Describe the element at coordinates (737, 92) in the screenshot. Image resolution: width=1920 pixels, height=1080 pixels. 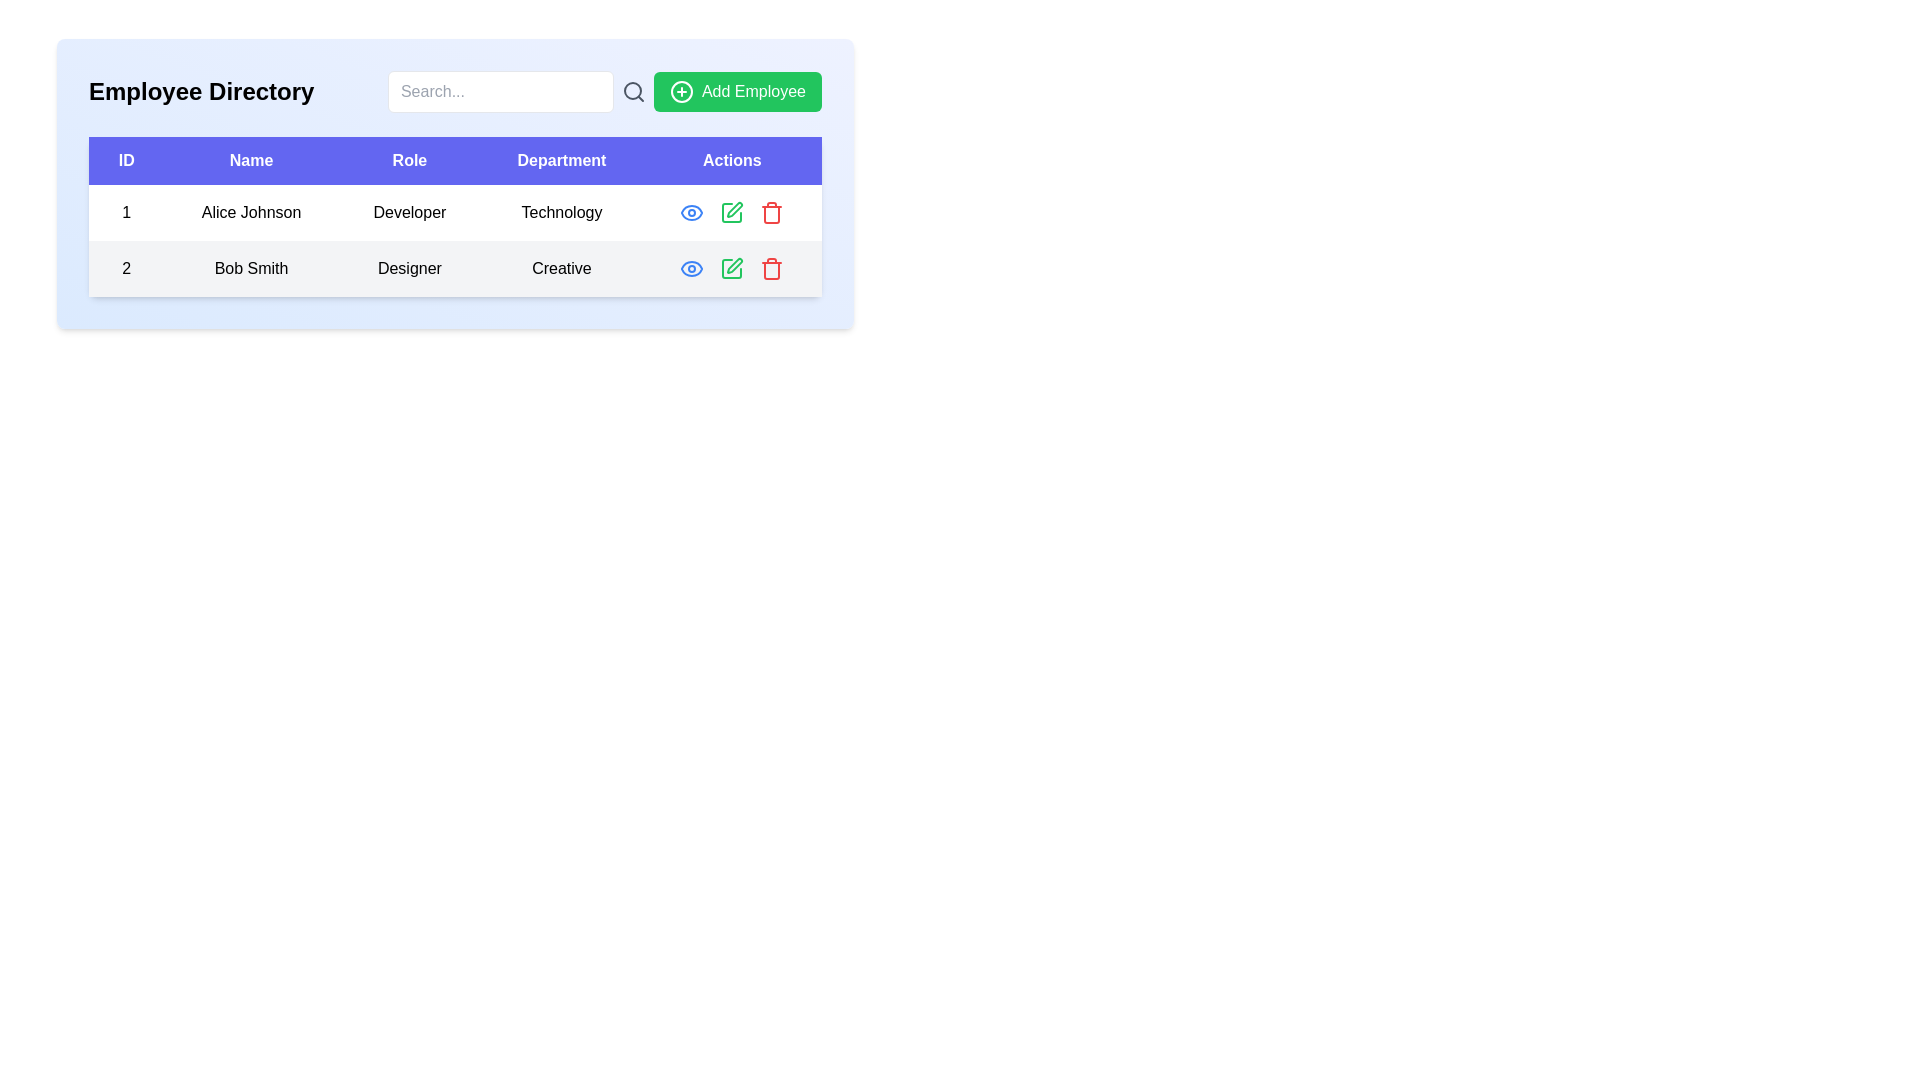
I see `the brightly colored green button in the top-right section of the interface` at that location.